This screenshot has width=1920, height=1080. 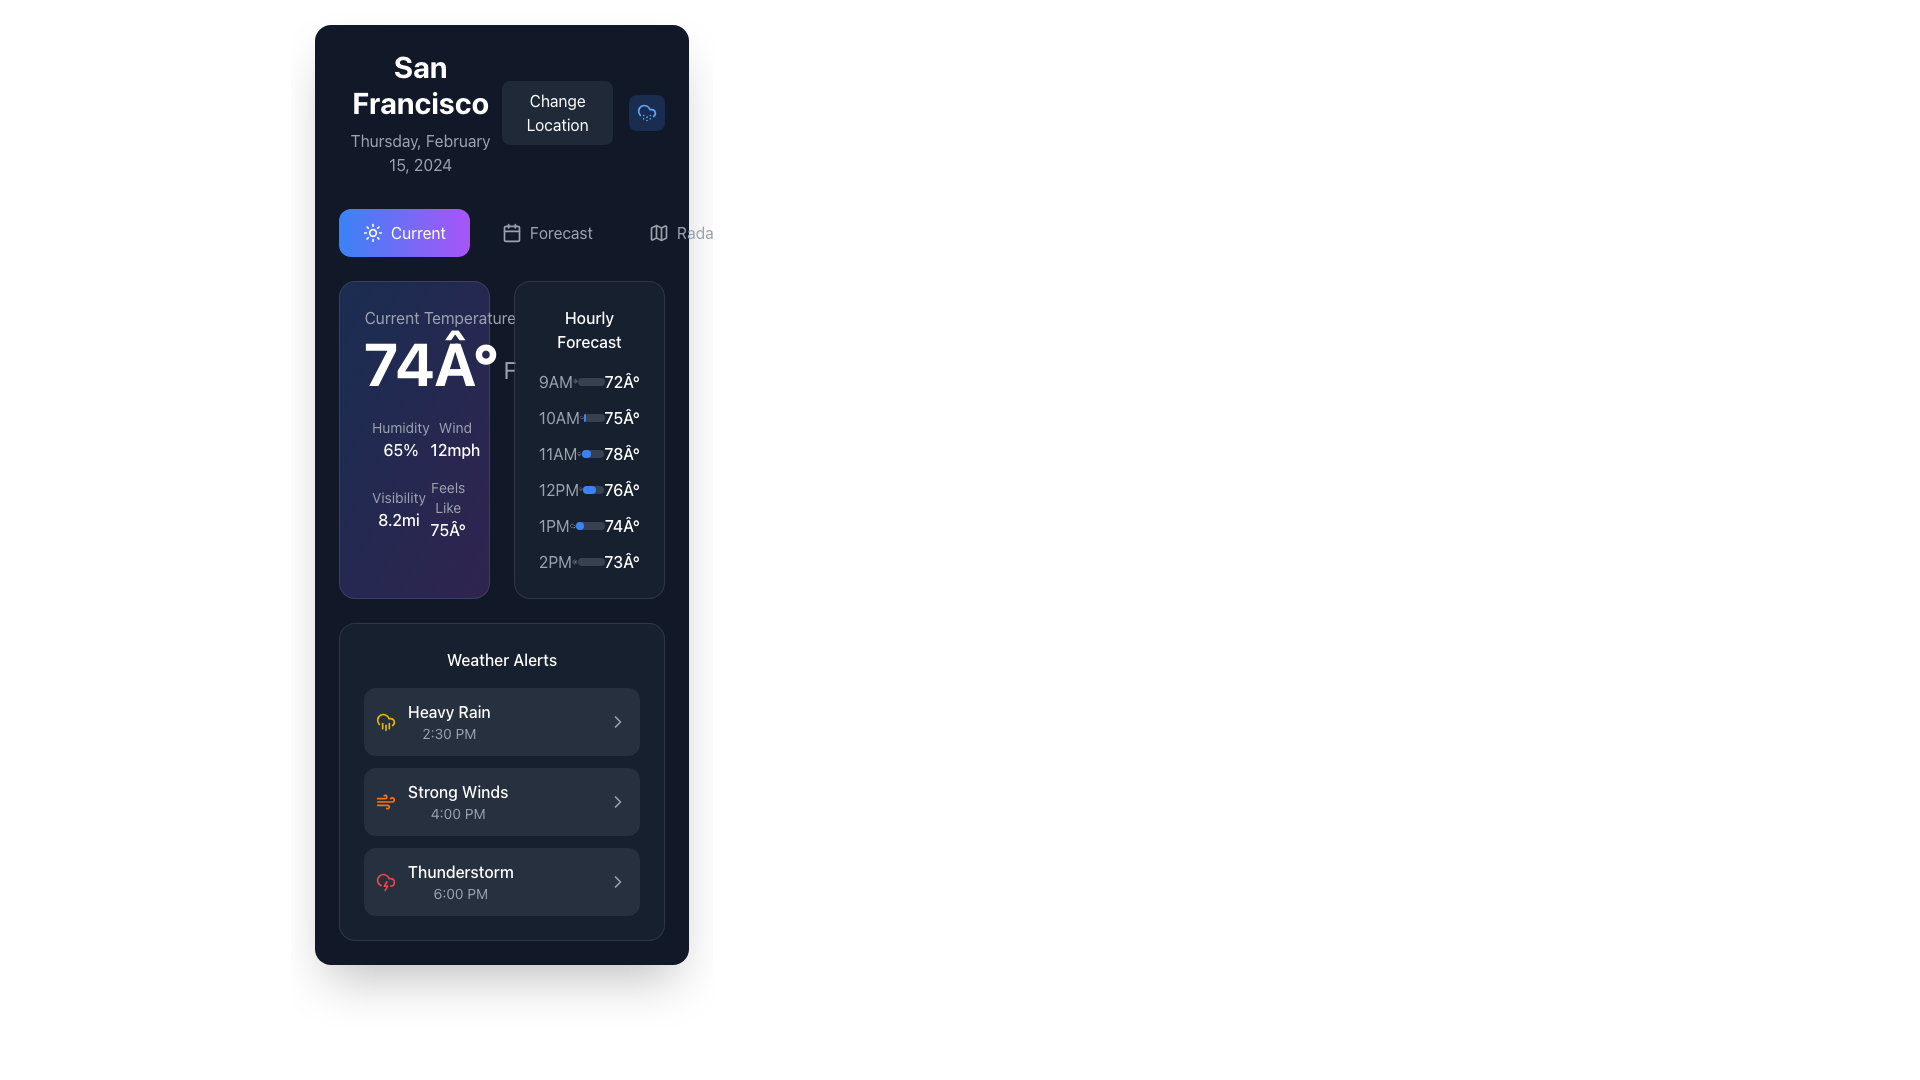 What do you see at coordinates (684, 231) in the screenshot?
I see `the 'Radar' button, which is the third button in a horizontal row of buttons, featuring a map icon and labeled in gray text that turns white on hover` at bounding box center [684, 231].